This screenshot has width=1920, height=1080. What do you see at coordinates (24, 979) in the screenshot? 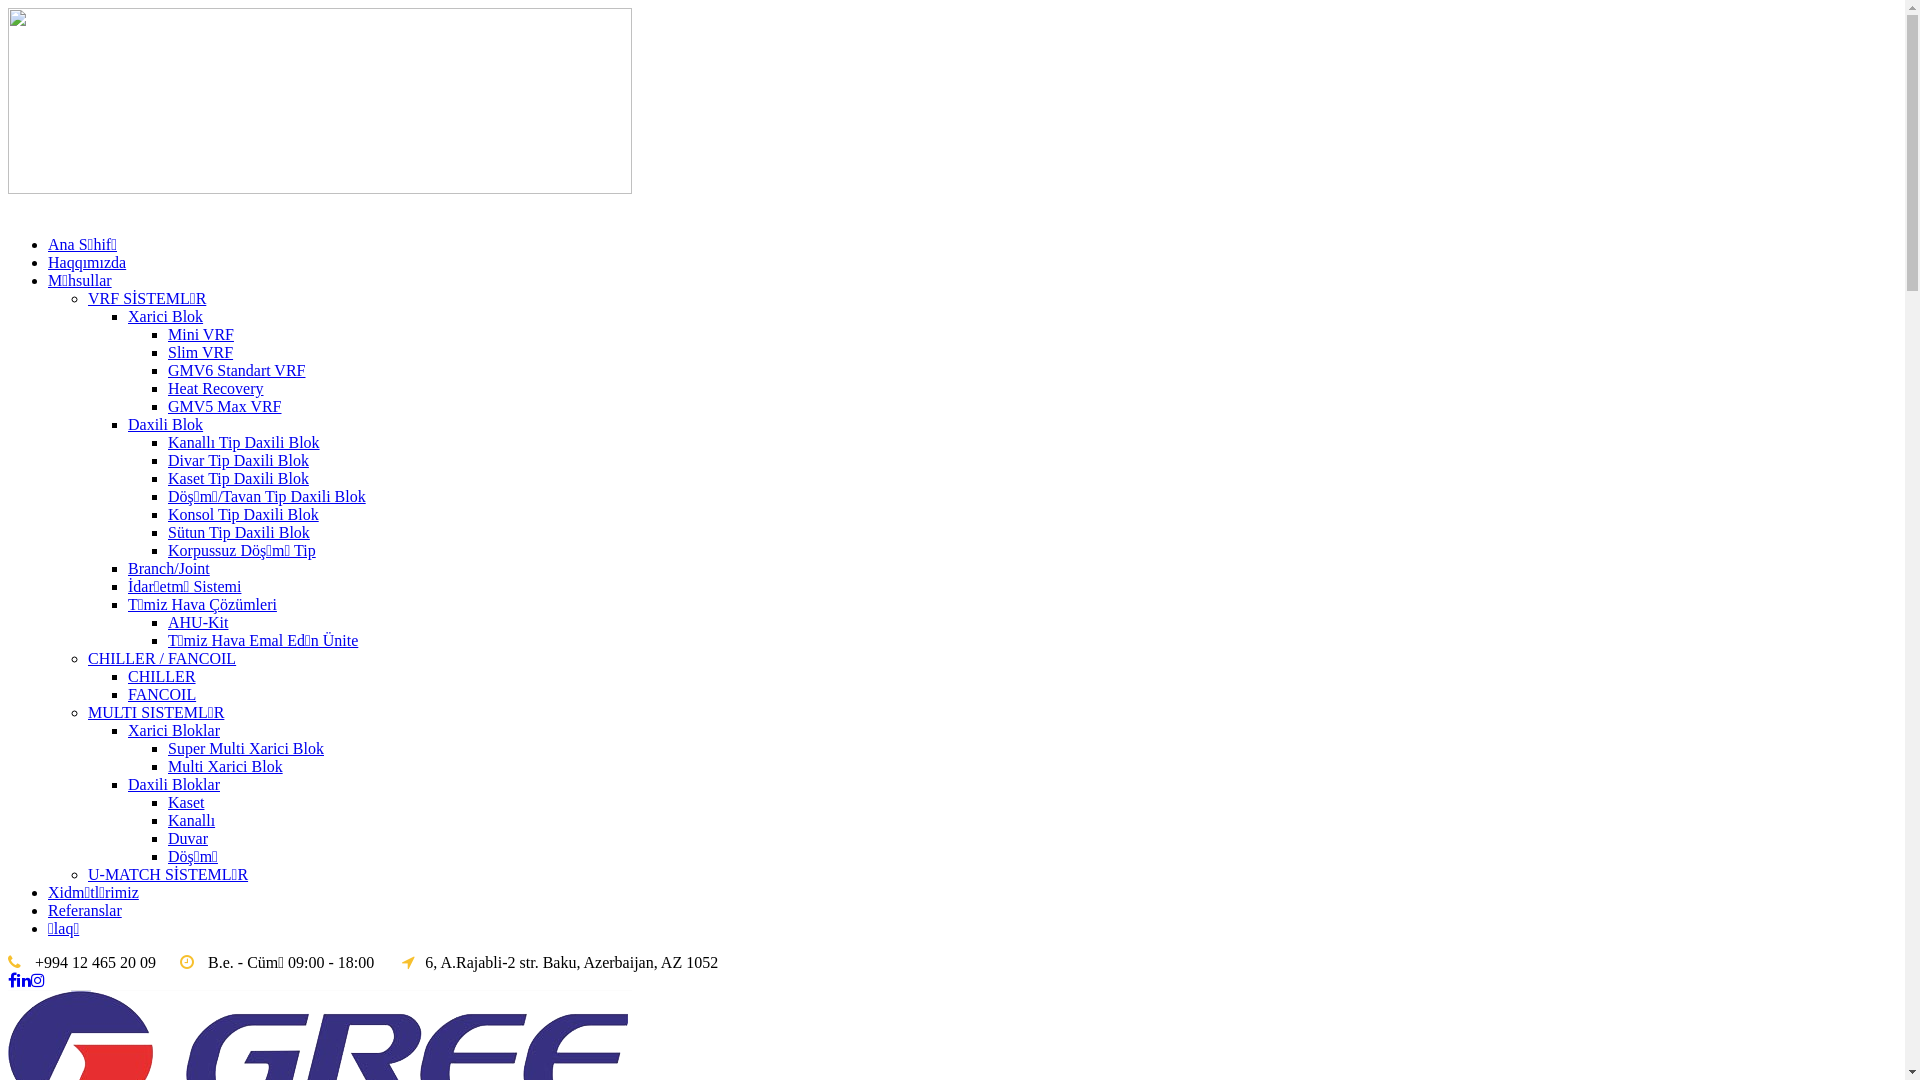
I see `'linkedin'` at bounding box center [24, 979].